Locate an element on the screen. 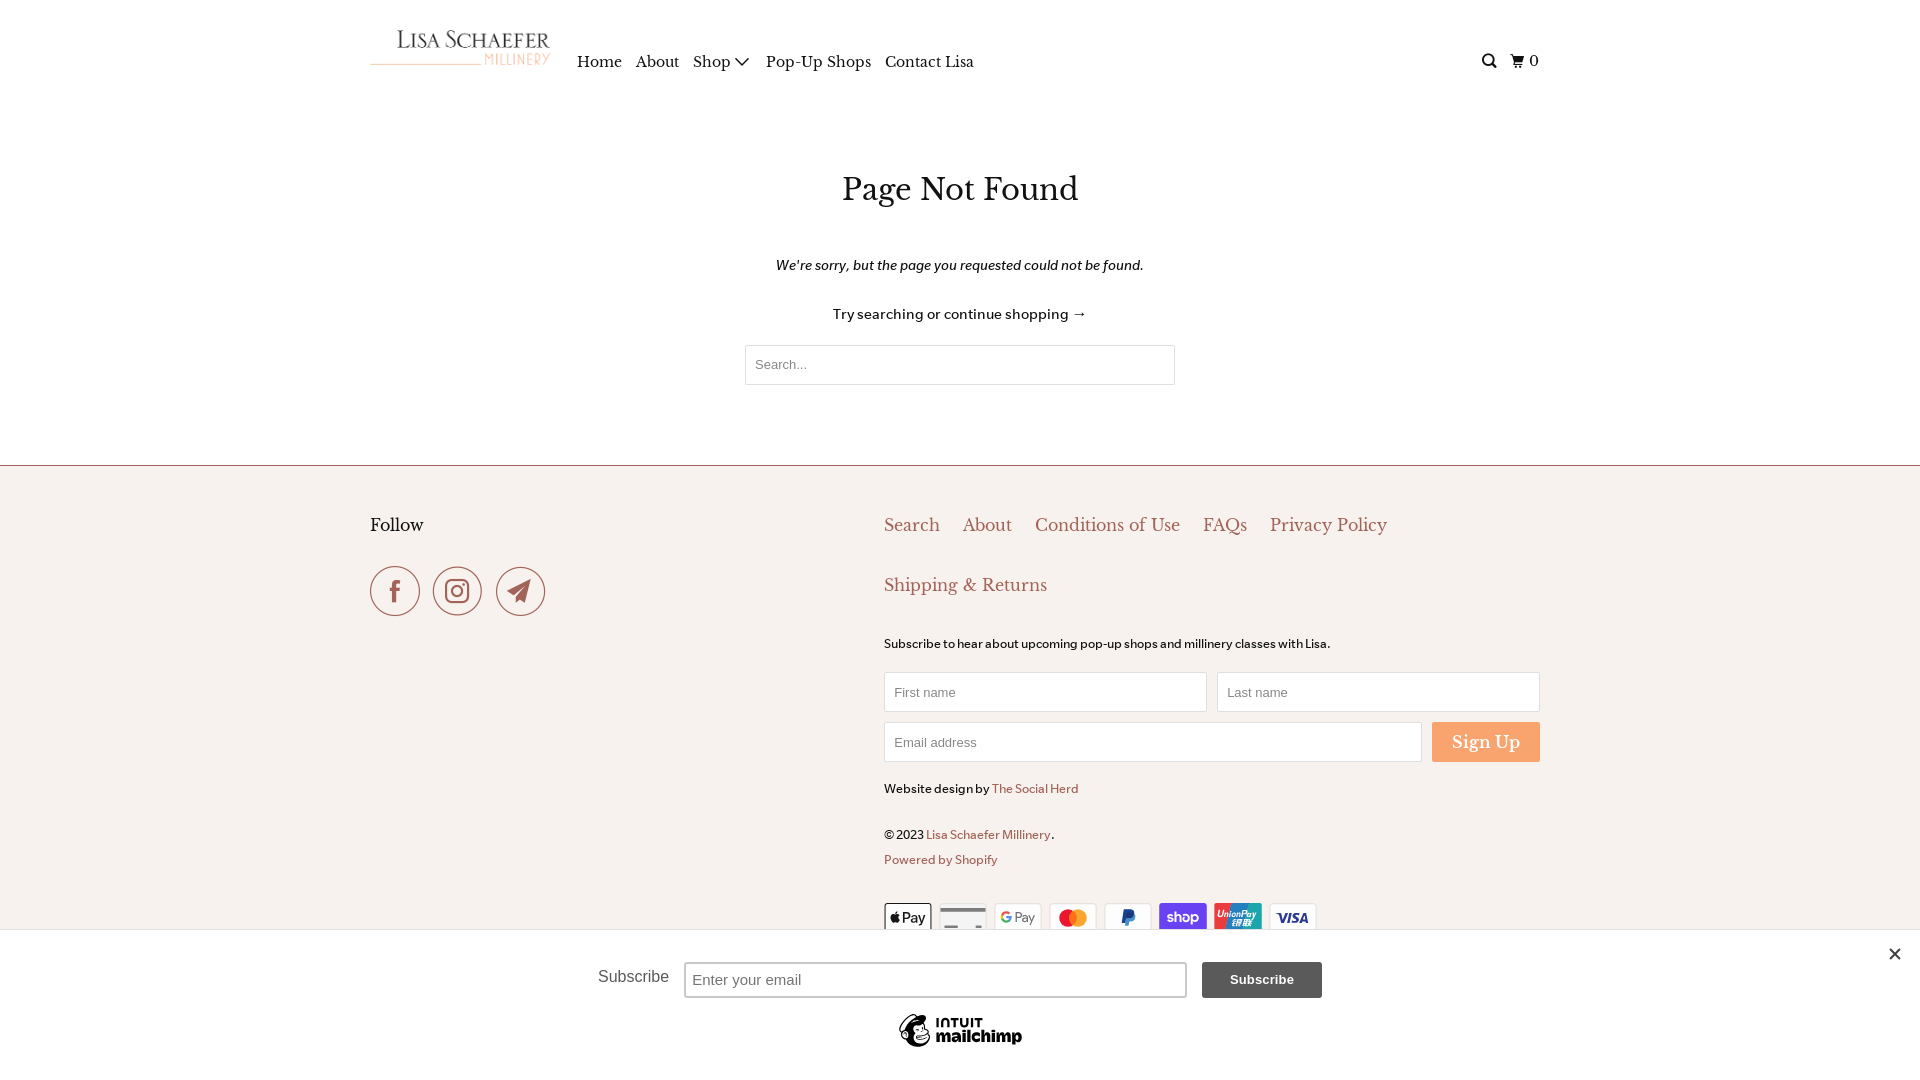 The image size is (1920, 1080). 'The Social Herd' is located at coordinates (992, 788).